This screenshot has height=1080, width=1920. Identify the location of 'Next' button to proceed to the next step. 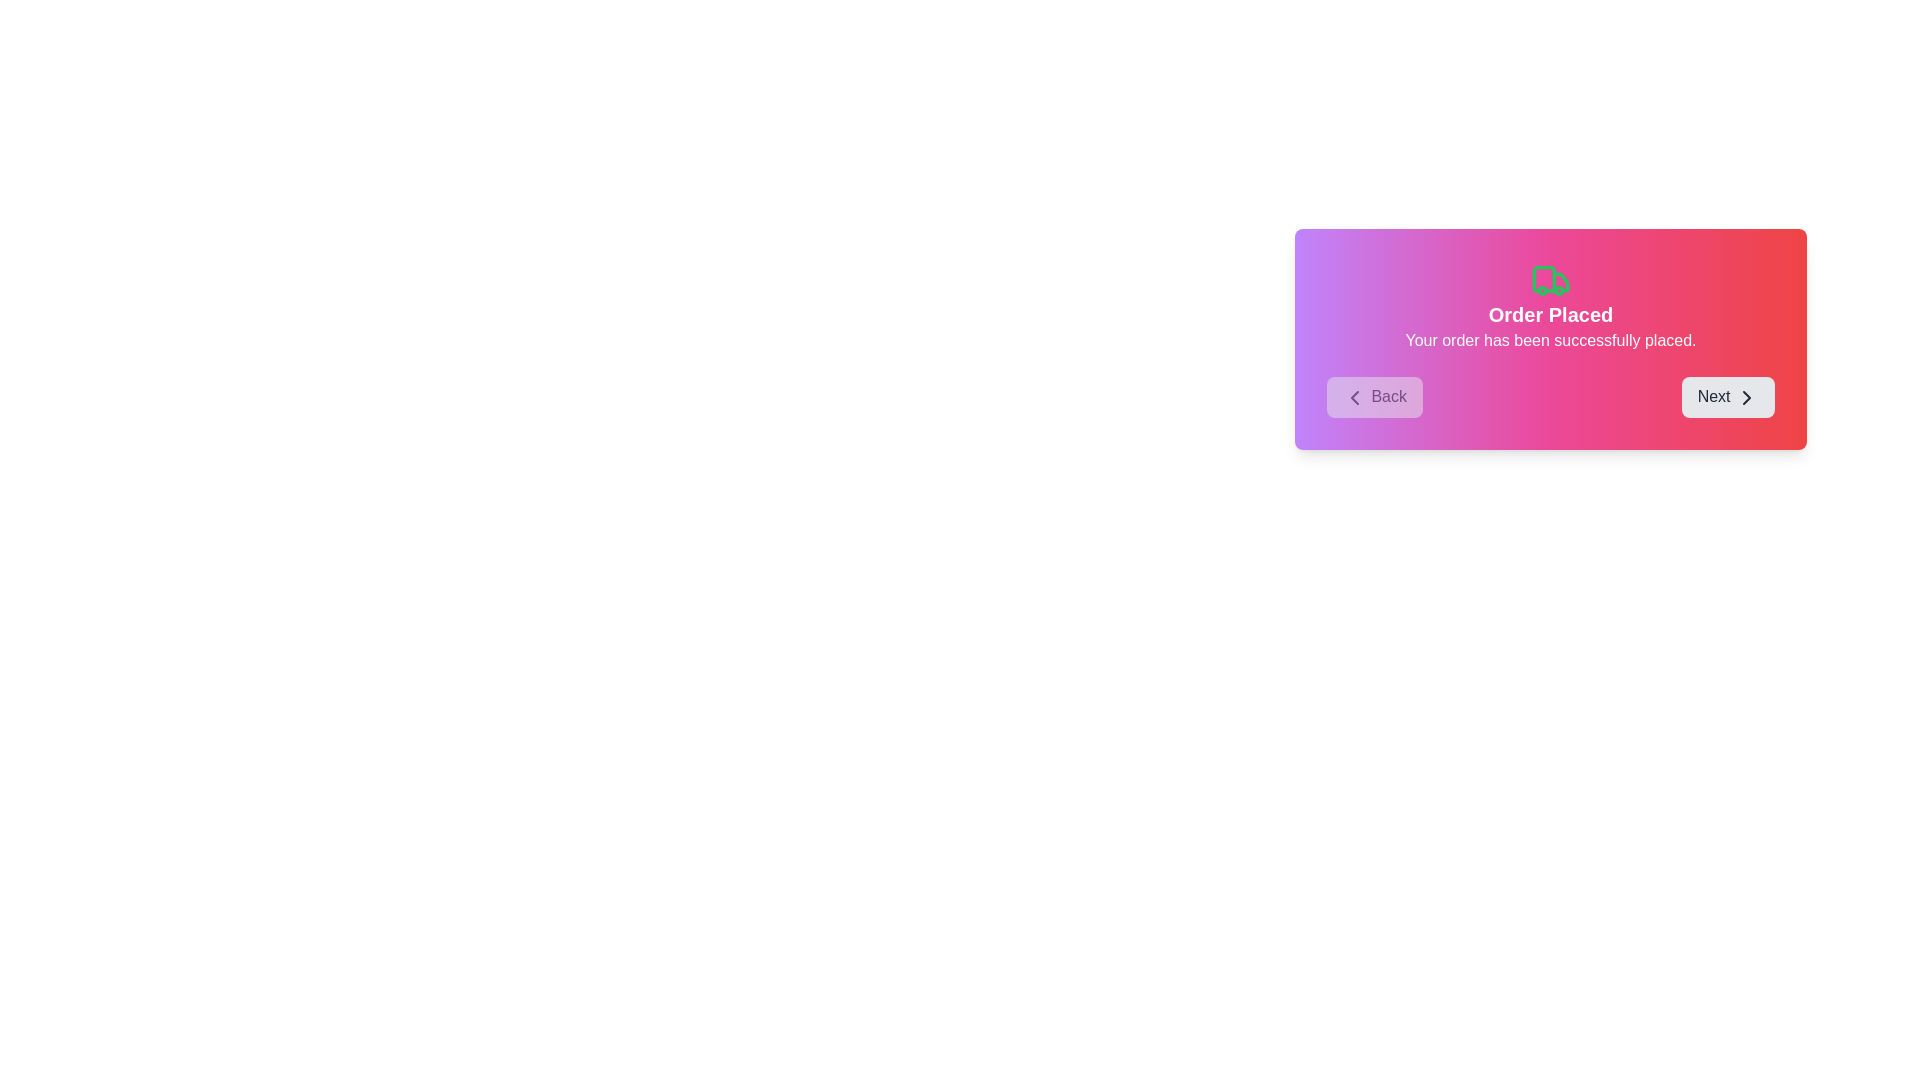
(1727, 397).